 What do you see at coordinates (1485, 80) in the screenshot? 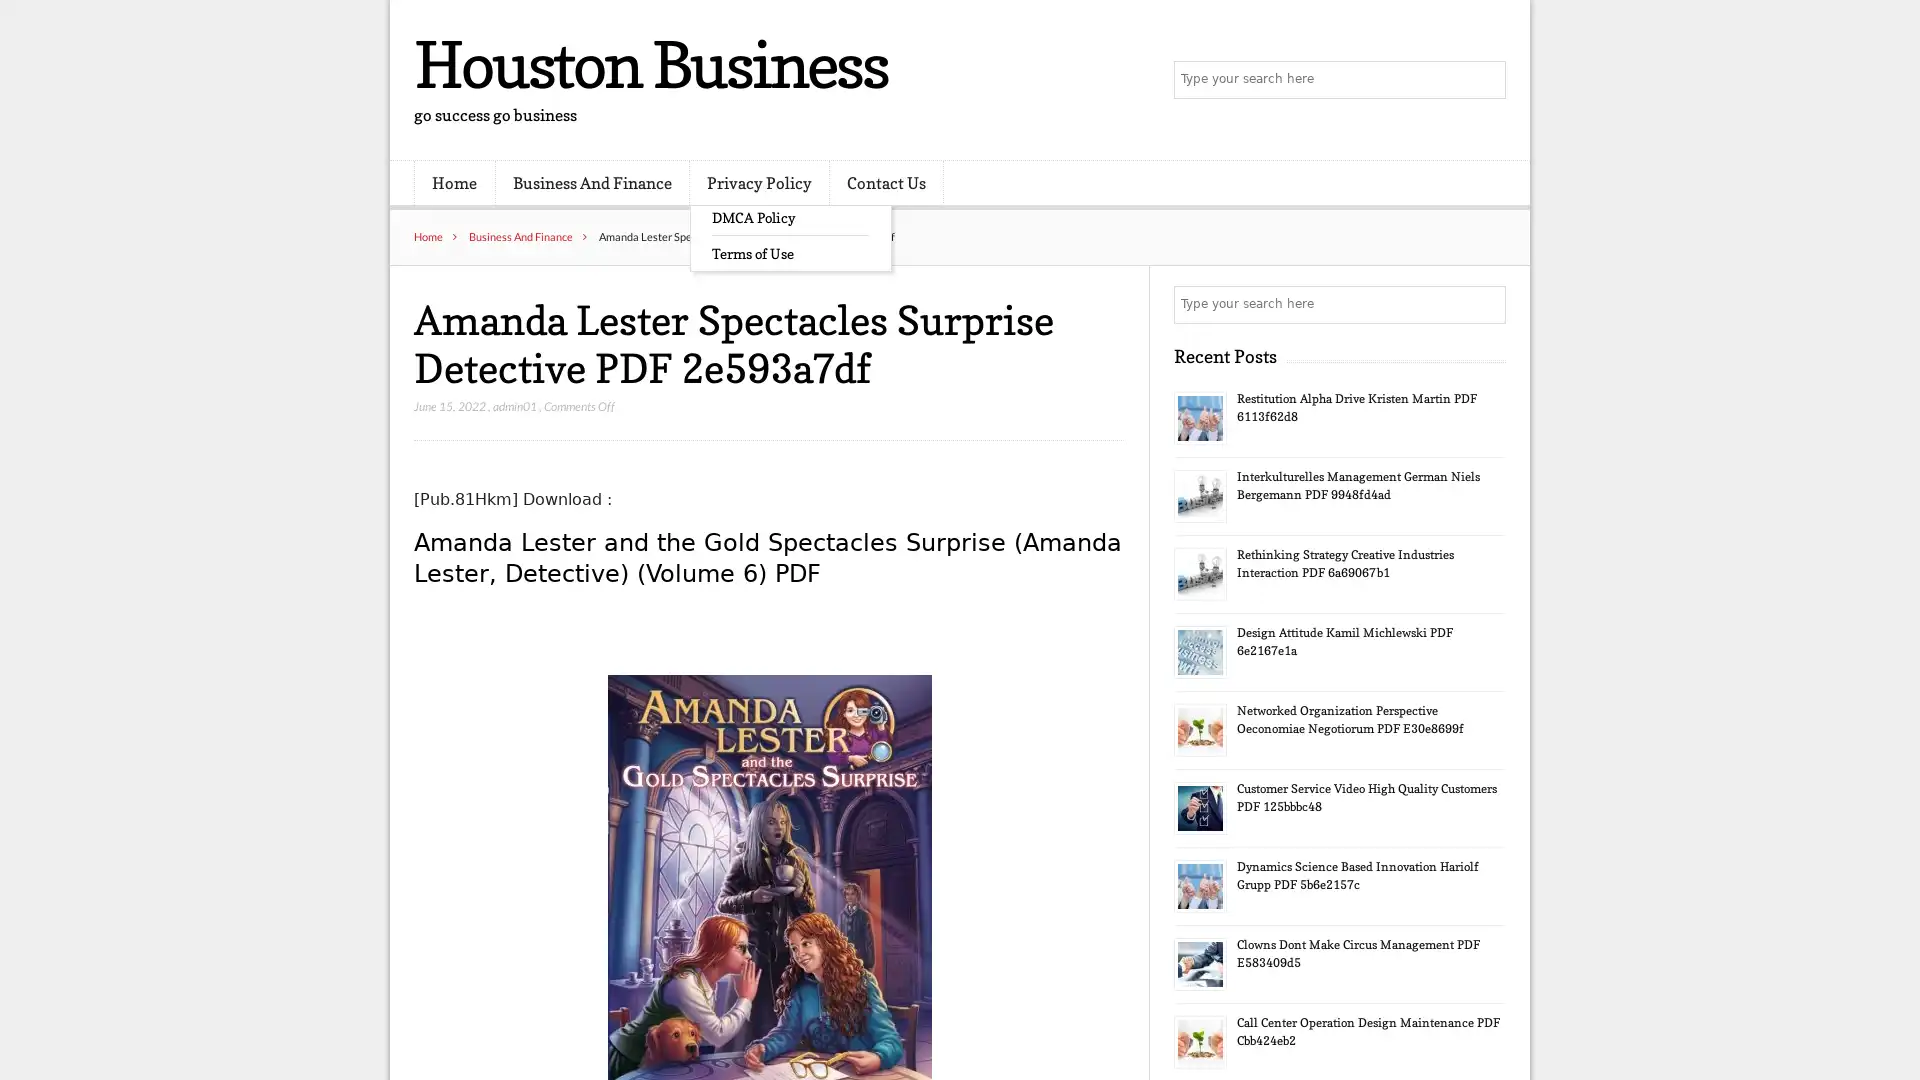
I see `Search` at bounding box center [1485, 80].